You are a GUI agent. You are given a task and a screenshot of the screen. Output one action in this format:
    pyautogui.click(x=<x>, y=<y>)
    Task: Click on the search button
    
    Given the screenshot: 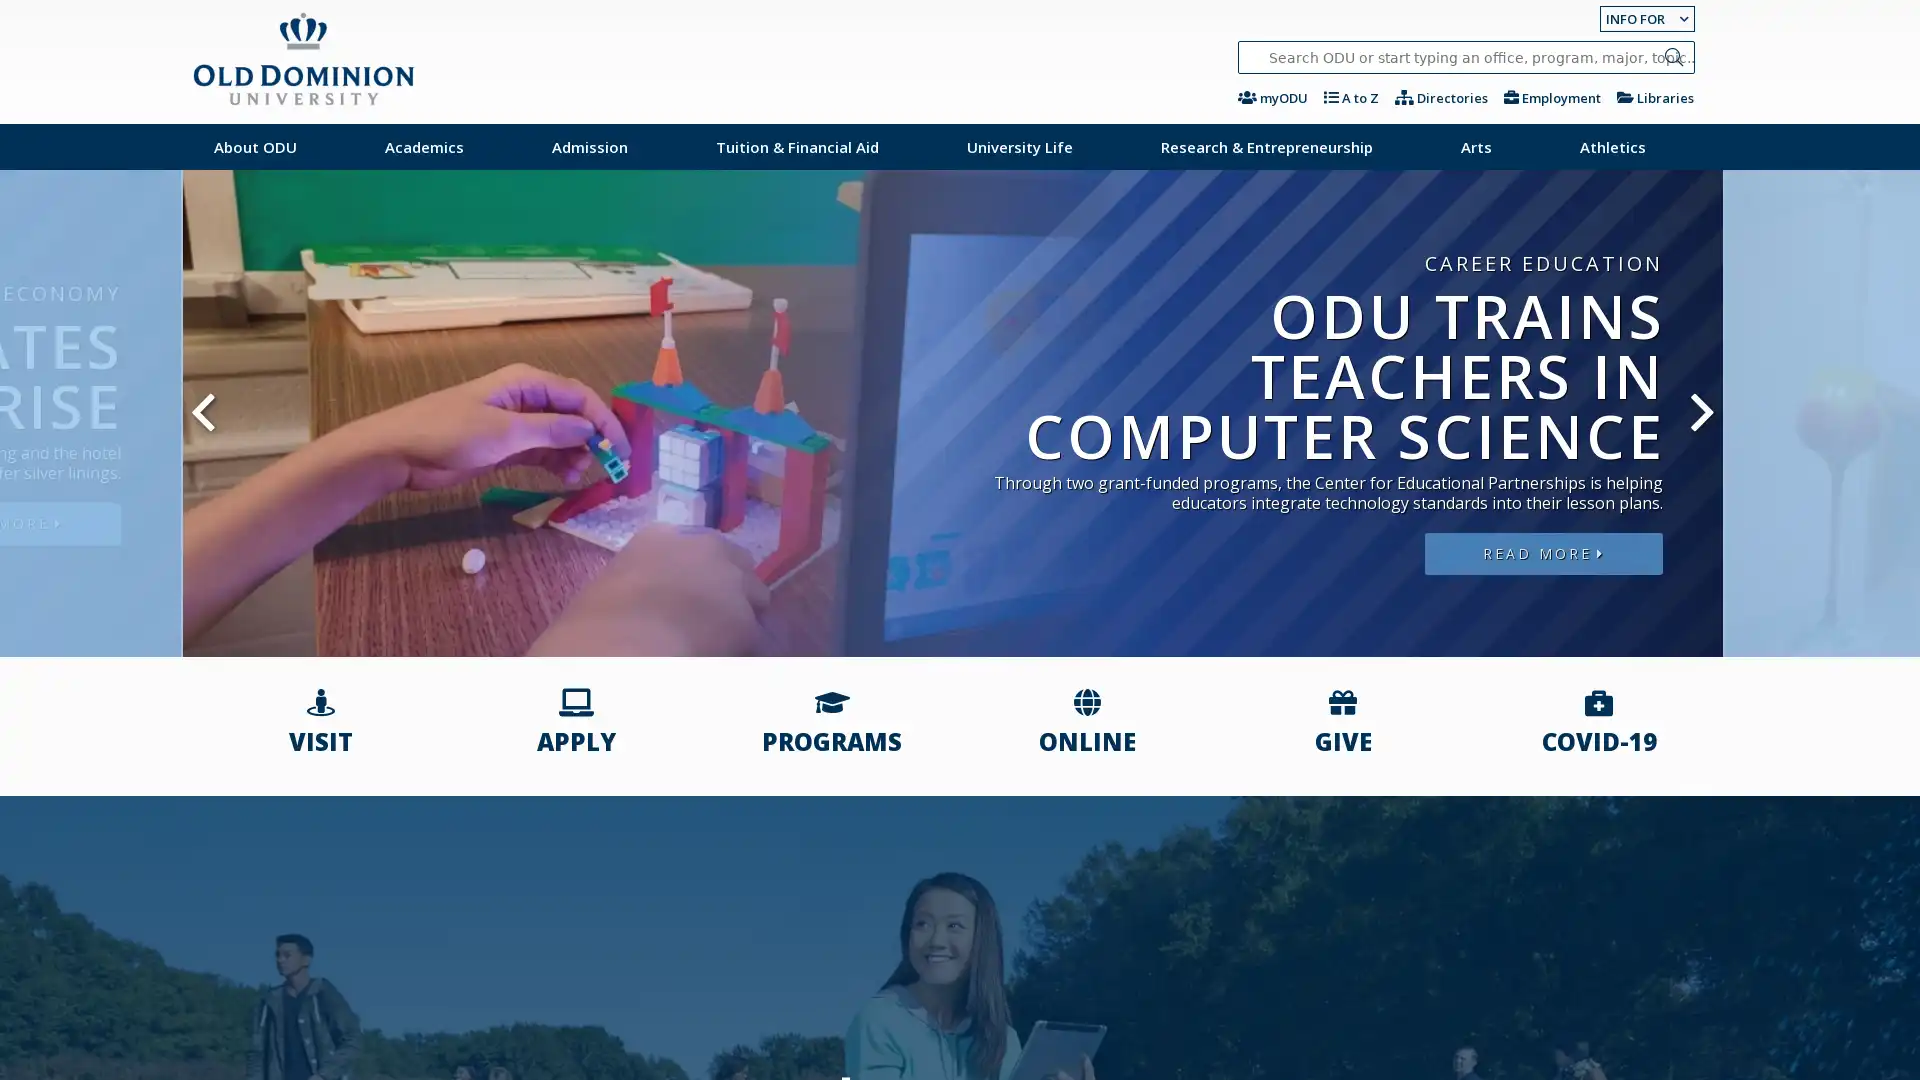 What is the action you would take?
    pyautogui.click(x=1673, y=56)
    